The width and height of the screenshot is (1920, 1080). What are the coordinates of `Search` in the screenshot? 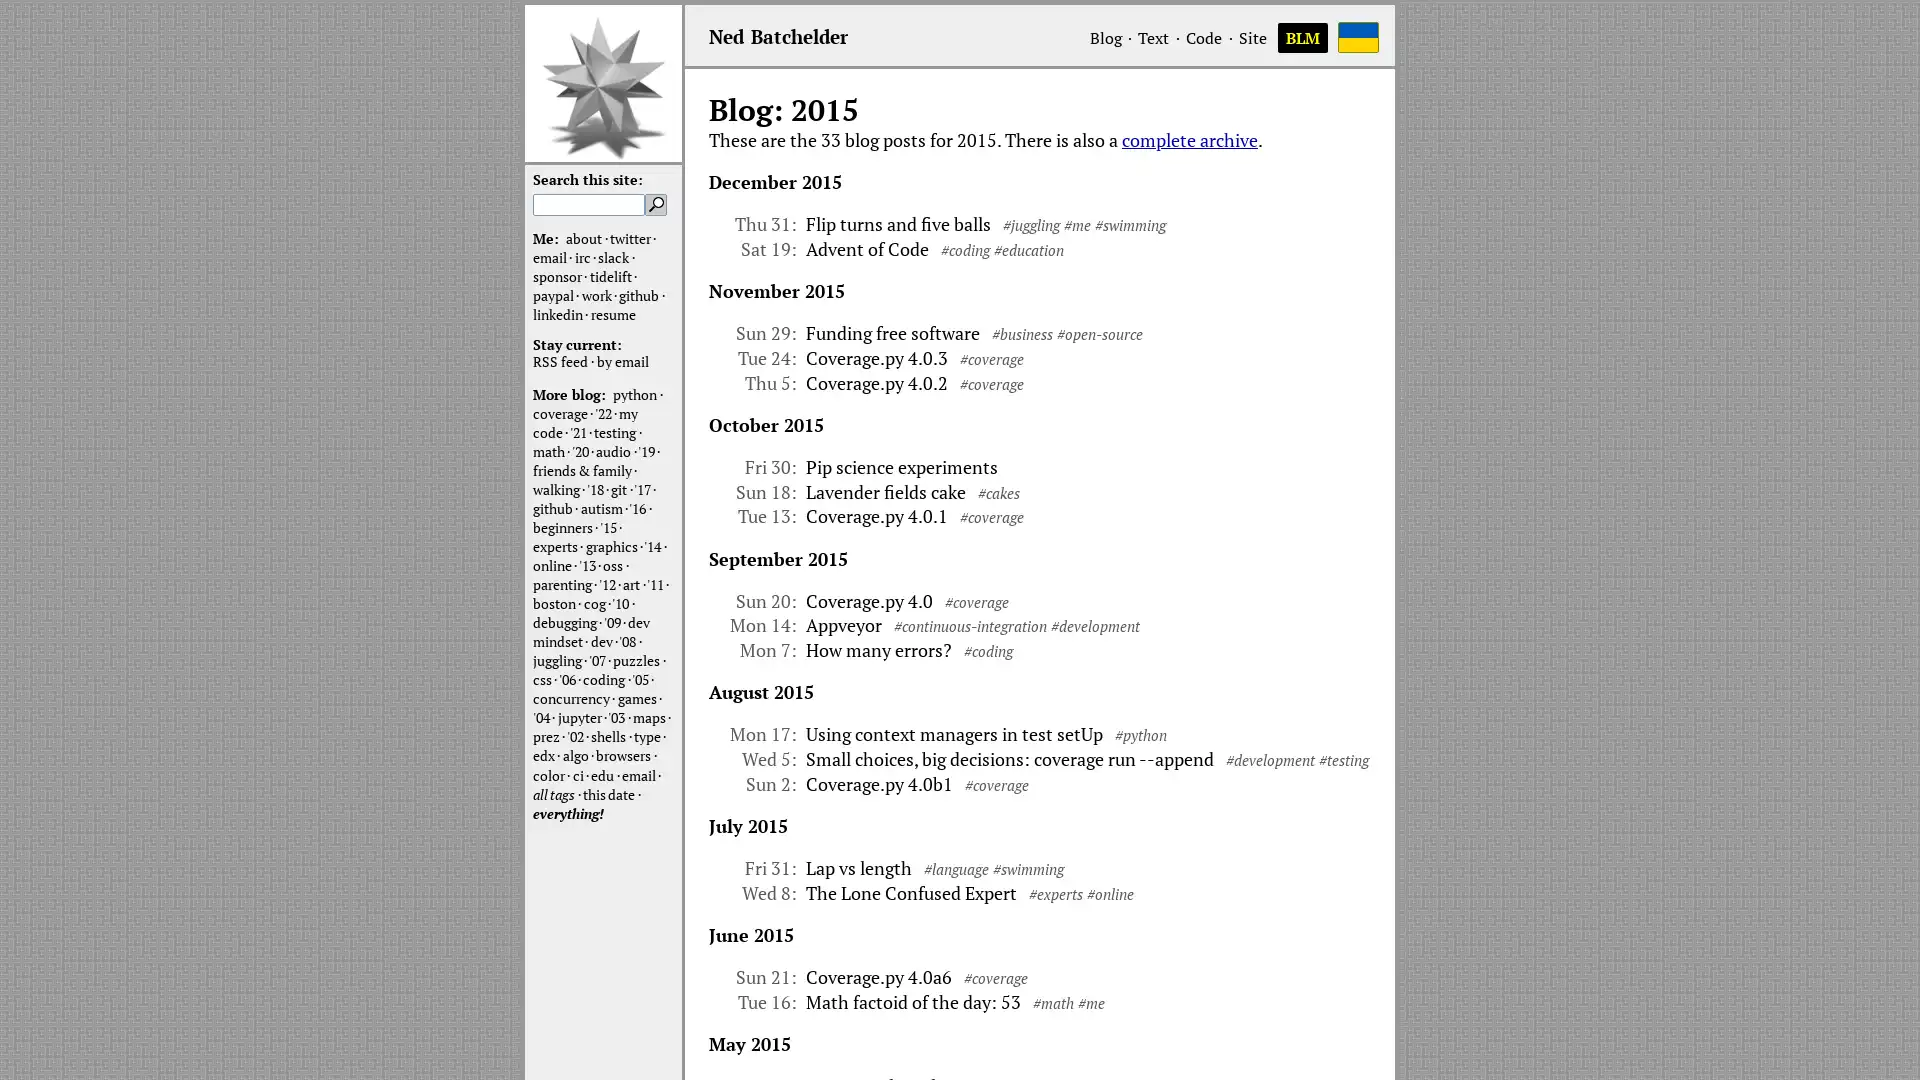 It's located at (656, 204).